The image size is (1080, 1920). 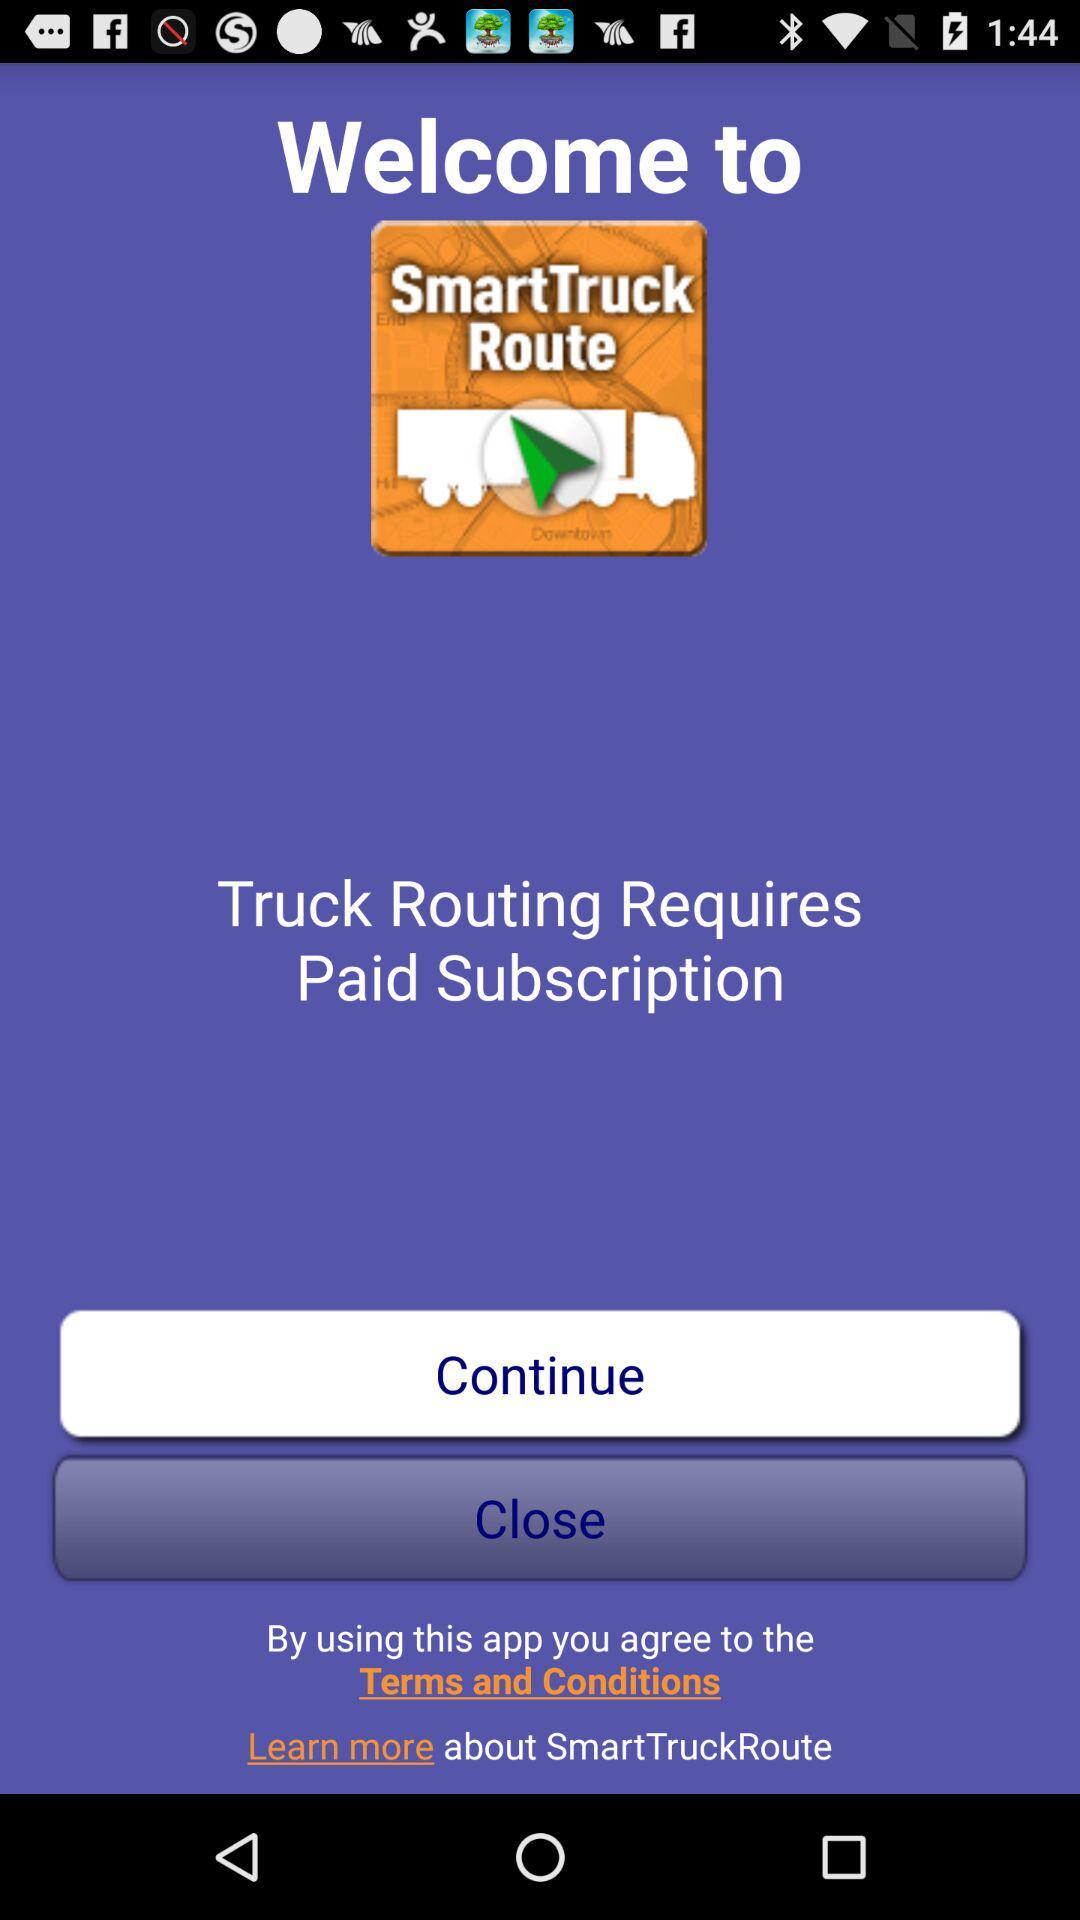 I want to click on the icon above by using this icon, so click(x=540, y=1517).